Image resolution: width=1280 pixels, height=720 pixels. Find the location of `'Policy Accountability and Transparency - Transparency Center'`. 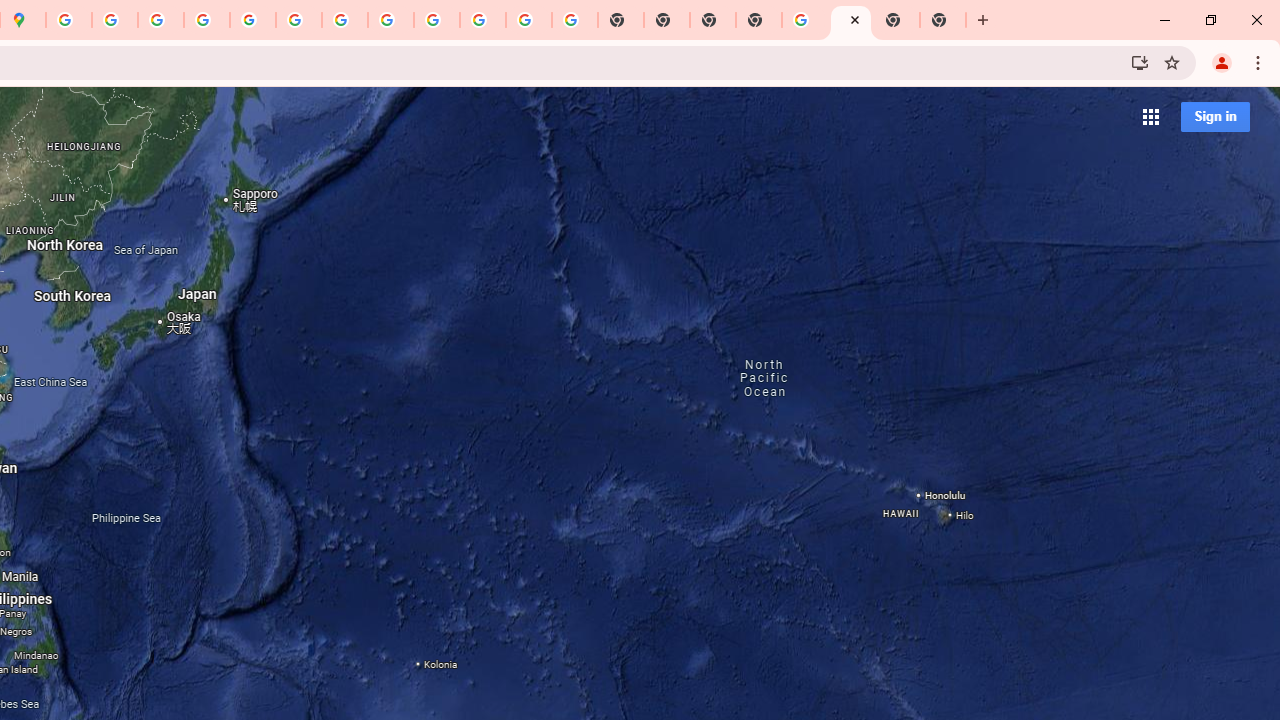

'Policy Accountability and Transparency - Transparency Center' is located at coordinates (69, 20).